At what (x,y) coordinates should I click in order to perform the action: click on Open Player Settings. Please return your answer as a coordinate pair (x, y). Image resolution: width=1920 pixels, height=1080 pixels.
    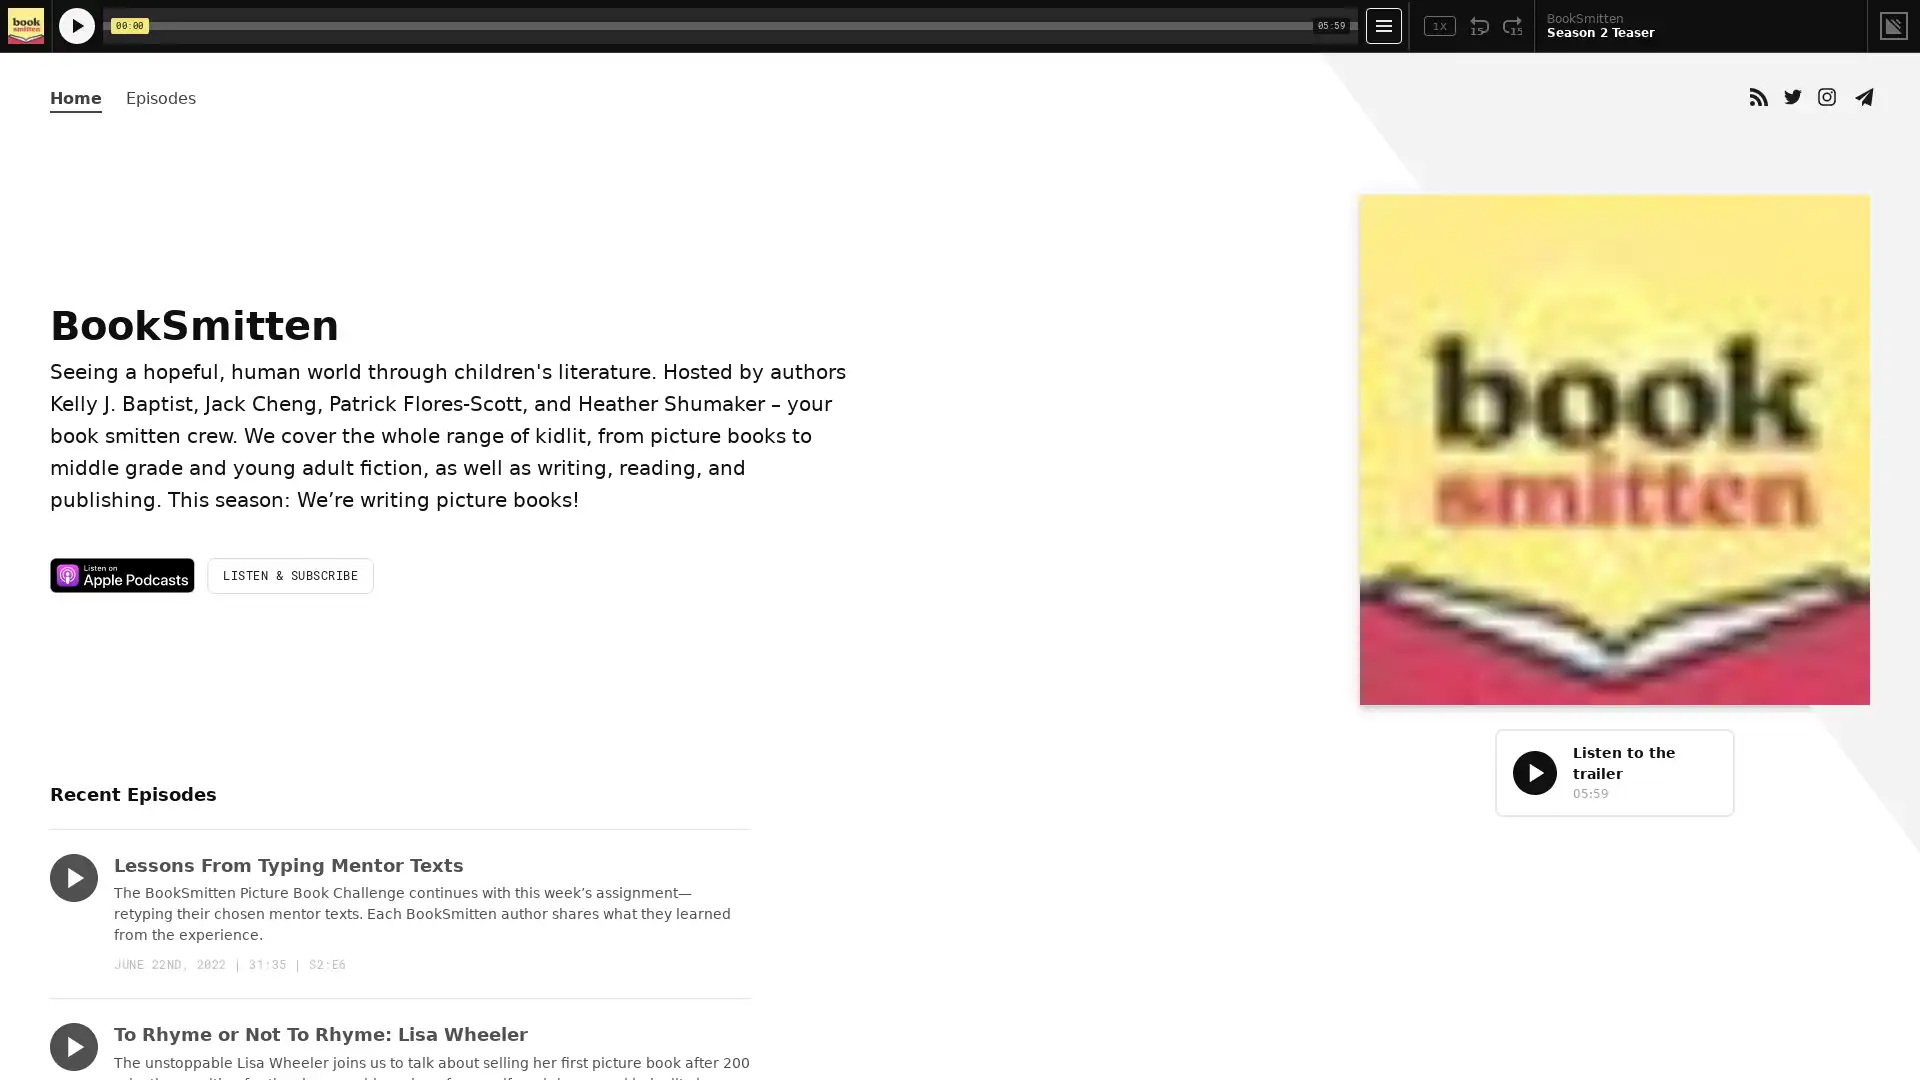
    Looking at the image, I should click on (1382, 26).